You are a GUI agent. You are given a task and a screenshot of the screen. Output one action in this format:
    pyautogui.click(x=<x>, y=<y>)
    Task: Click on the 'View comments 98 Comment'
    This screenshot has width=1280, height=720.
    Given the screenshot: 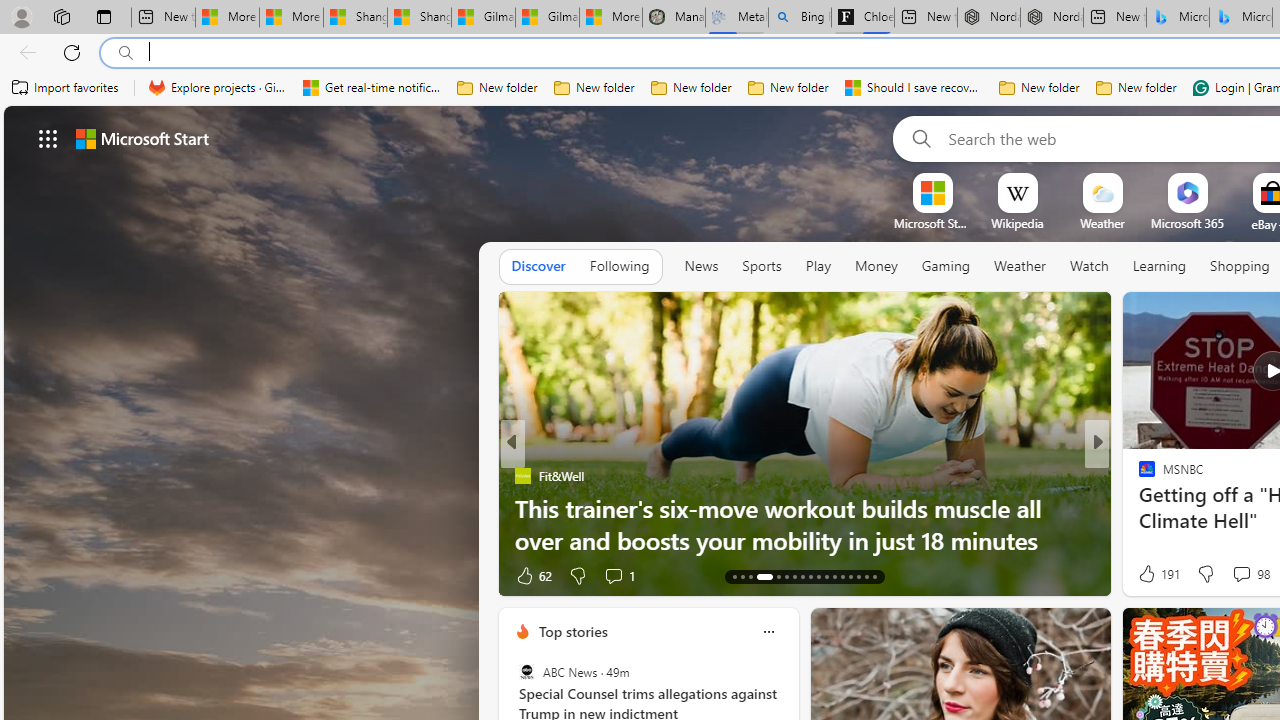 What is the action you would take?
    pyautogui.click(x=1240, y=573)
    